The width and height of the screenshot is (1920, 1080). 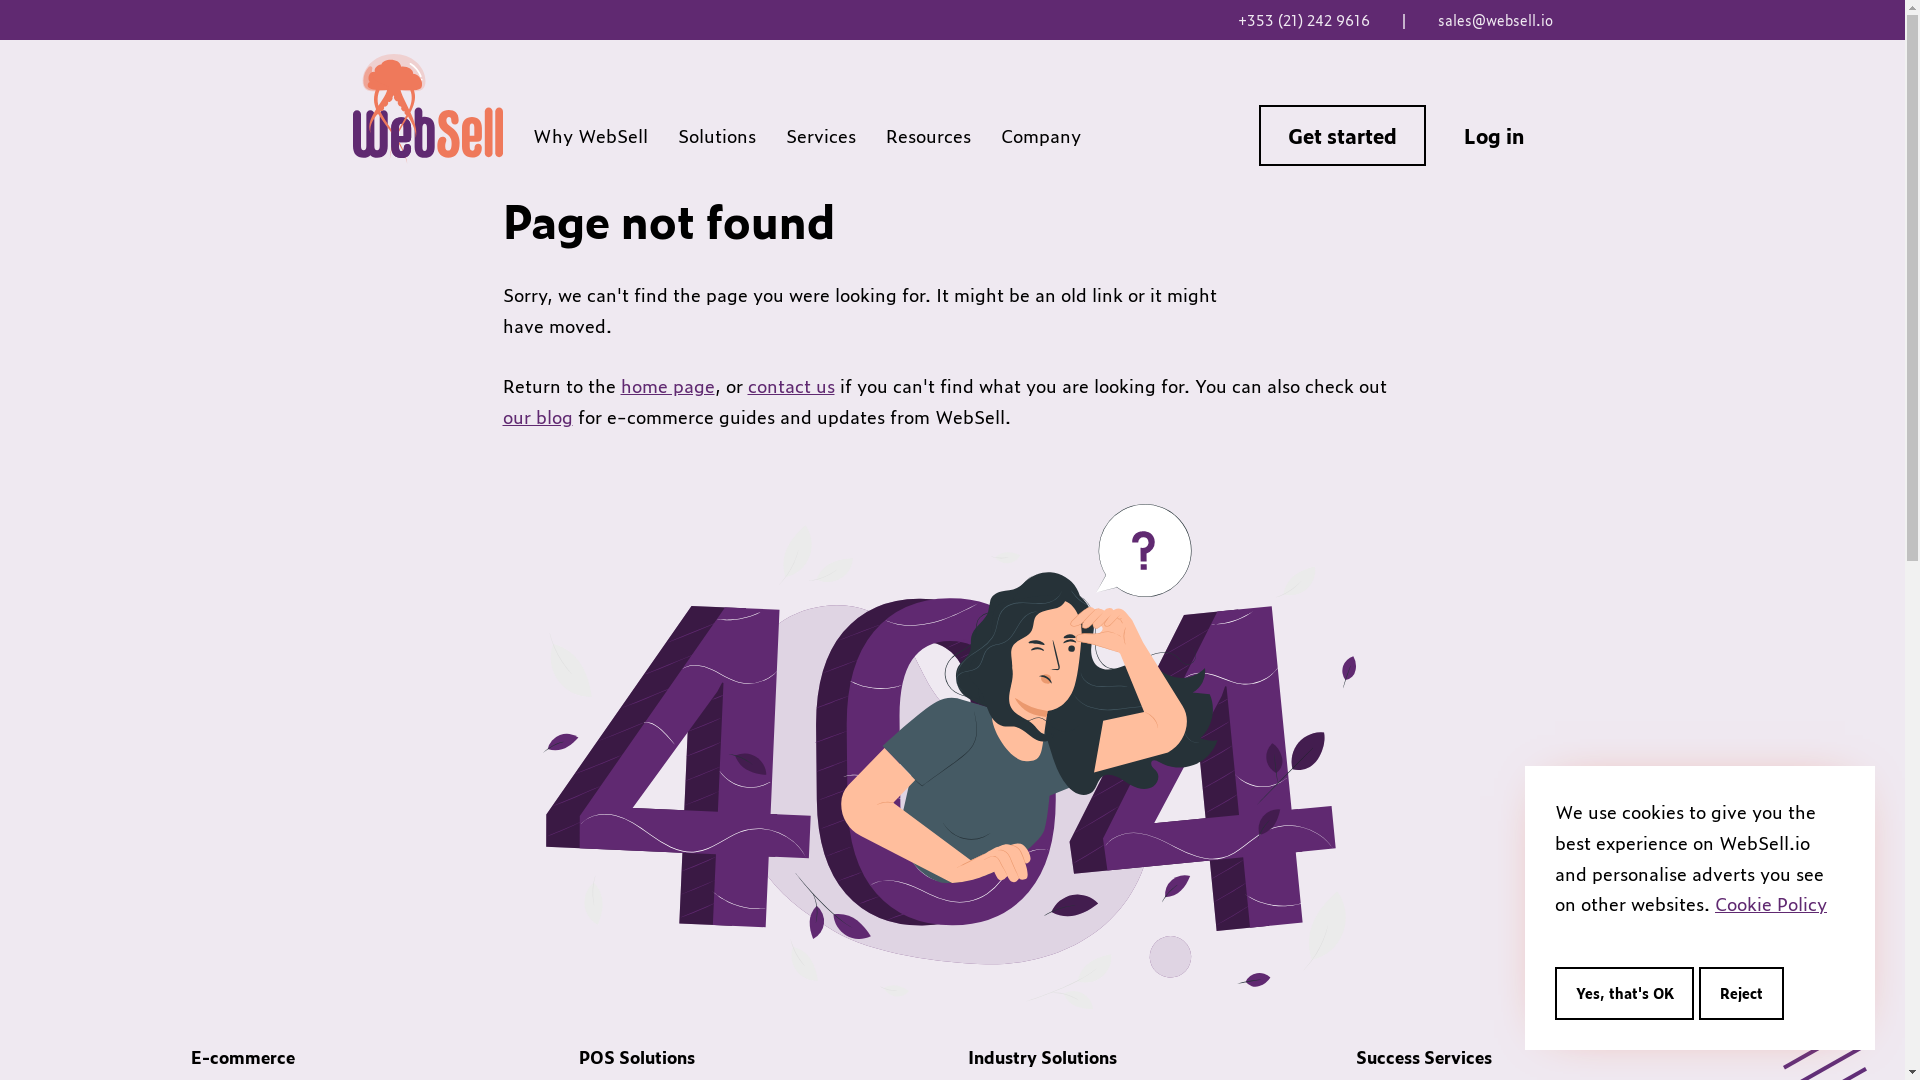 I want to click on 'Get started', so click(x=1342, y=135).